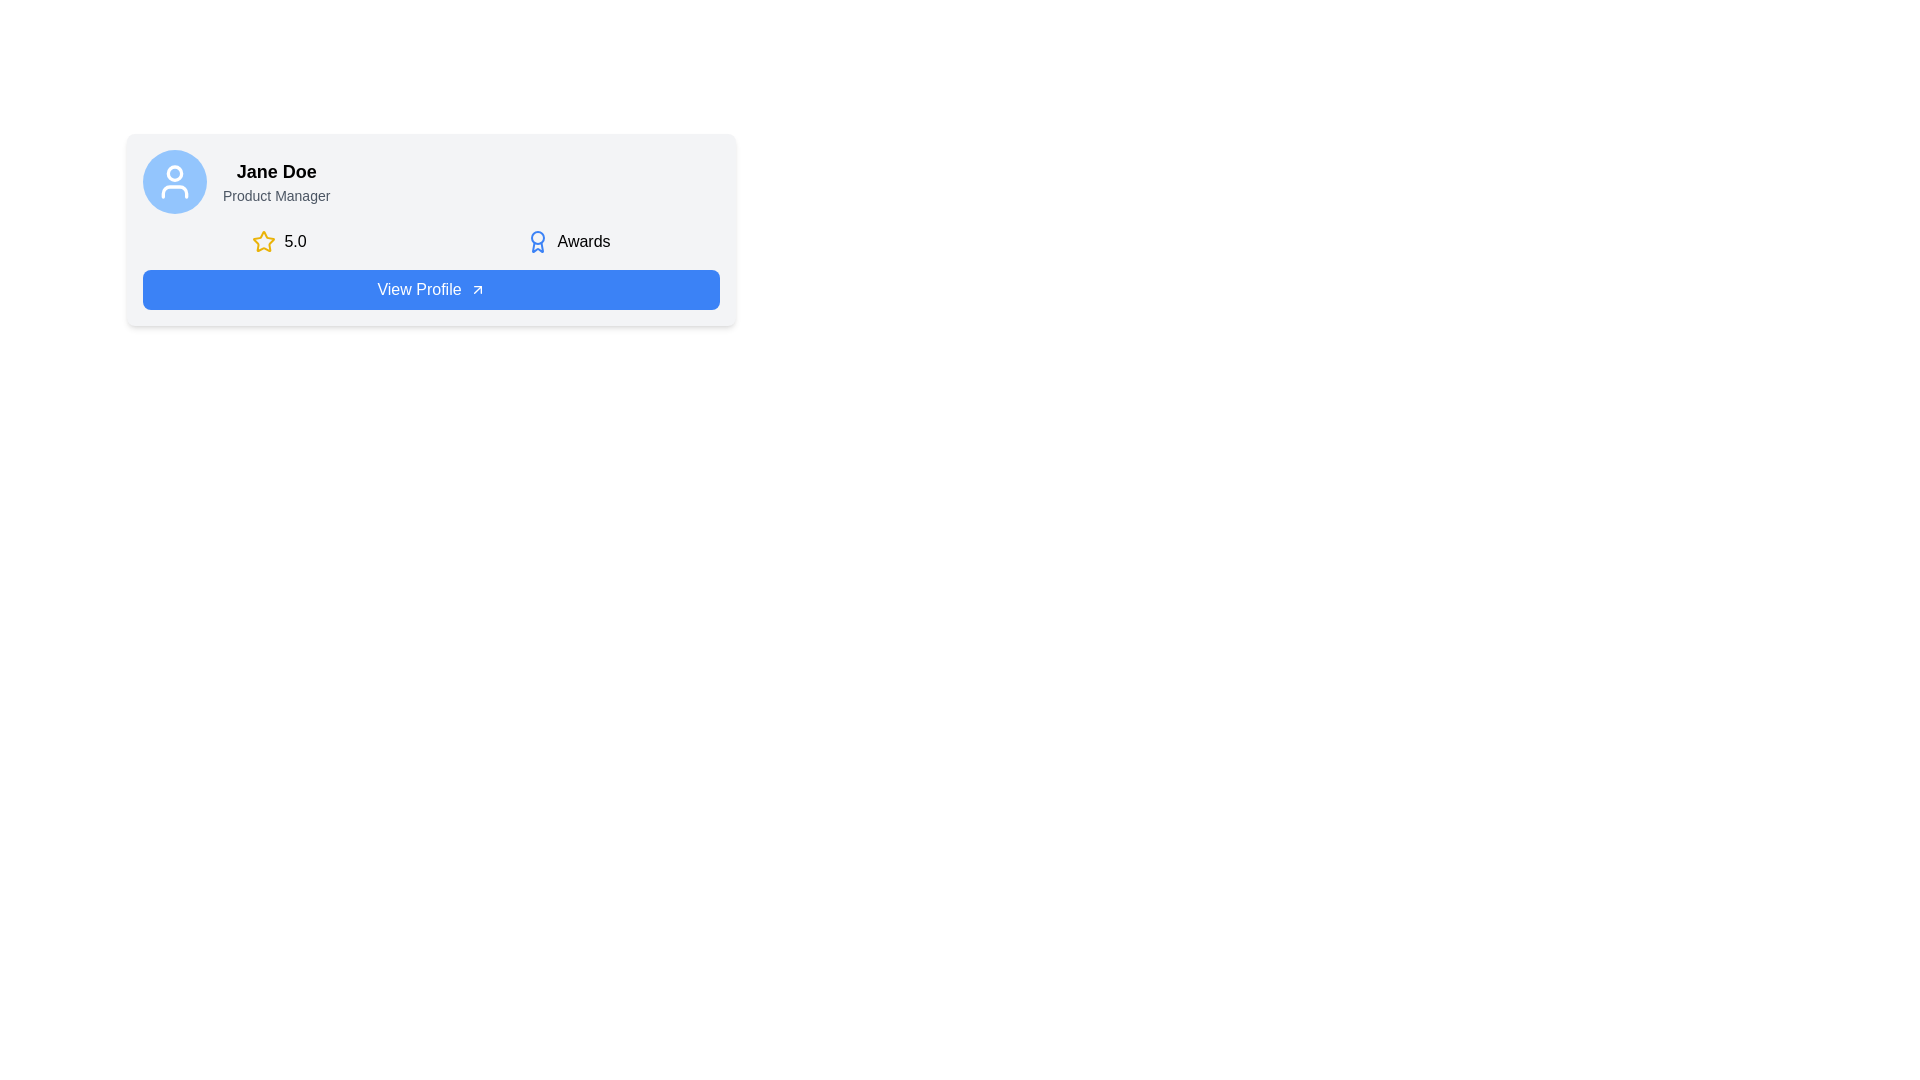  What do you see at coordinates (174, 192) in the screenshot?
I see `the user profile icon, specifically the lower part of the icon component inside the circular avatar, located at the top left corner of the user profile section` at bounding box center [174, 192].